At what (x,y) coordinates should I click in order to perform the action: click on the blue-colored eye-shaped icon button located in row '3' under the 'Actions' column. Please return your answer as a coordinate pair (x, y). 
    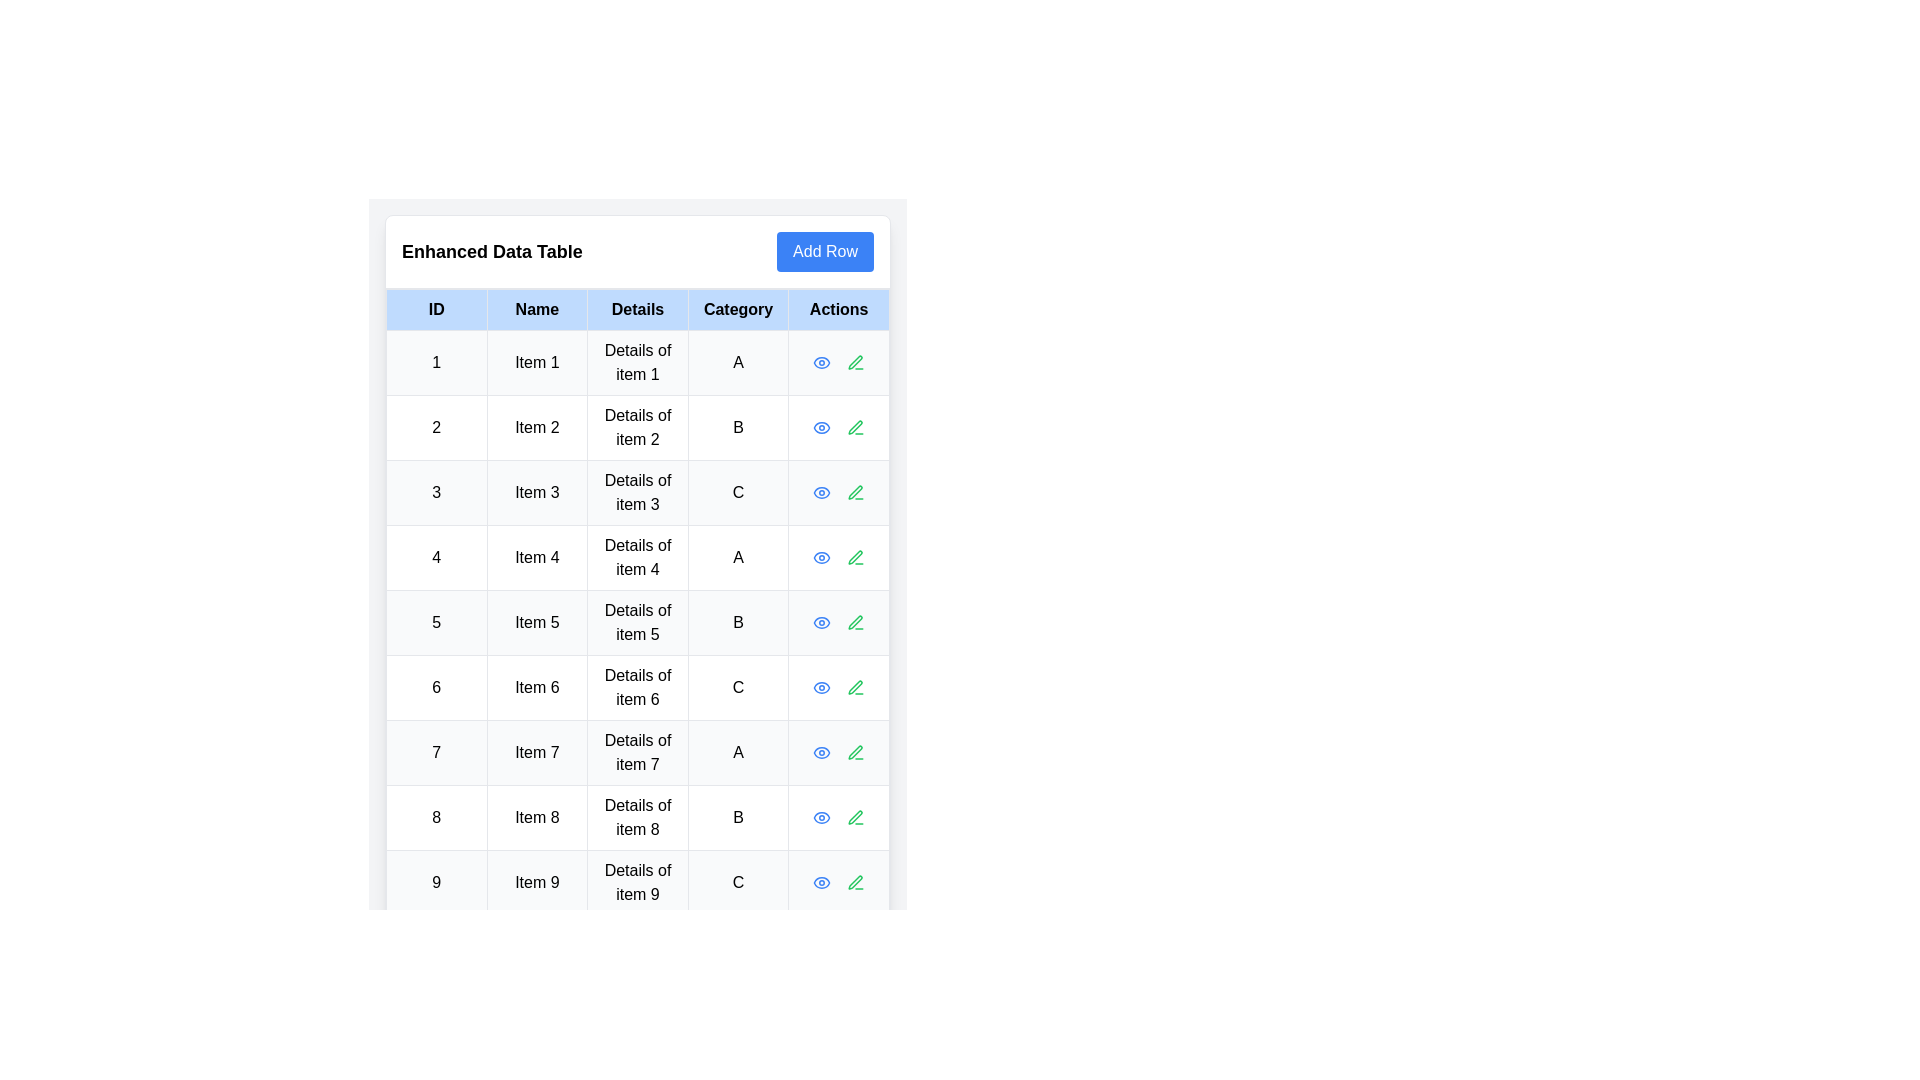
    Looking at the image, I should click on (822, 493).